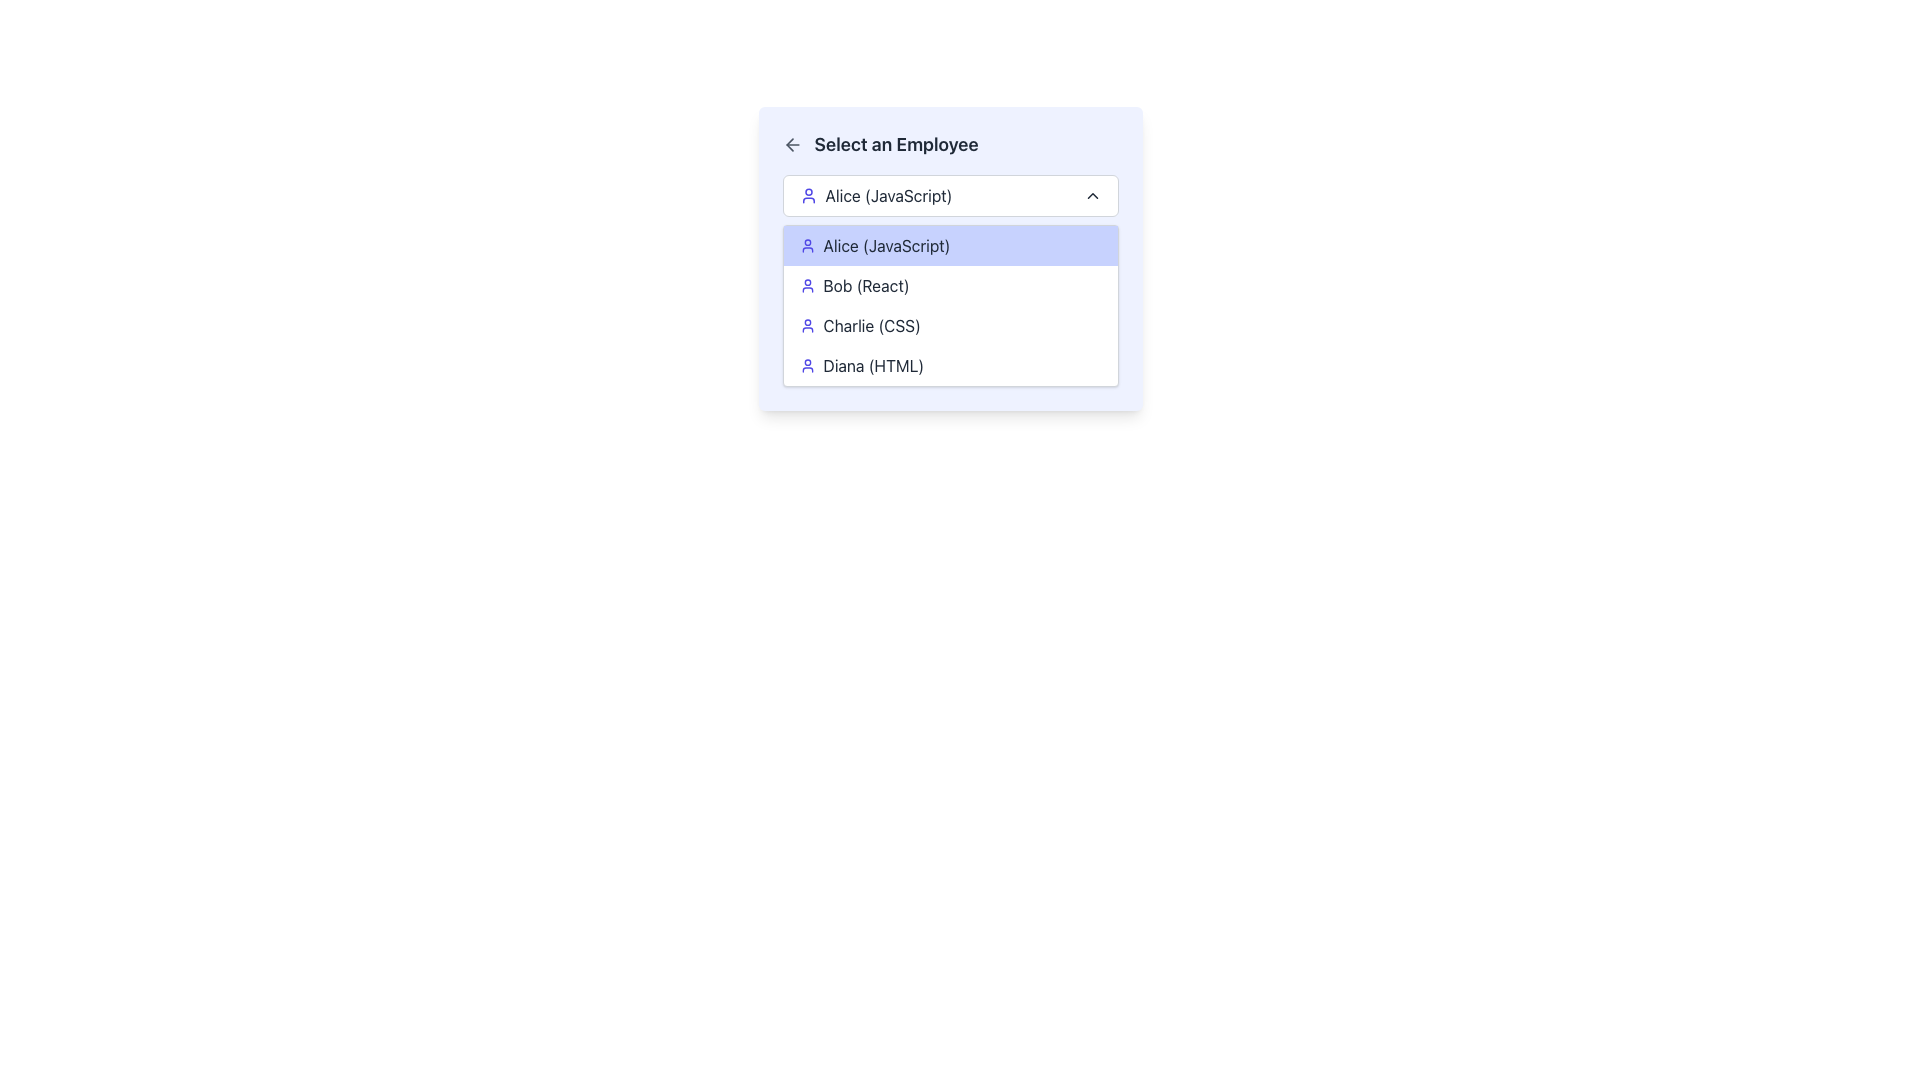 The height and width of the screenshot is (1080, 1920). Describe the element at coordinates (949, 325) in the screenshot. I see `the 'Charlie (CSS)' option in the dropdown menu` at that location.